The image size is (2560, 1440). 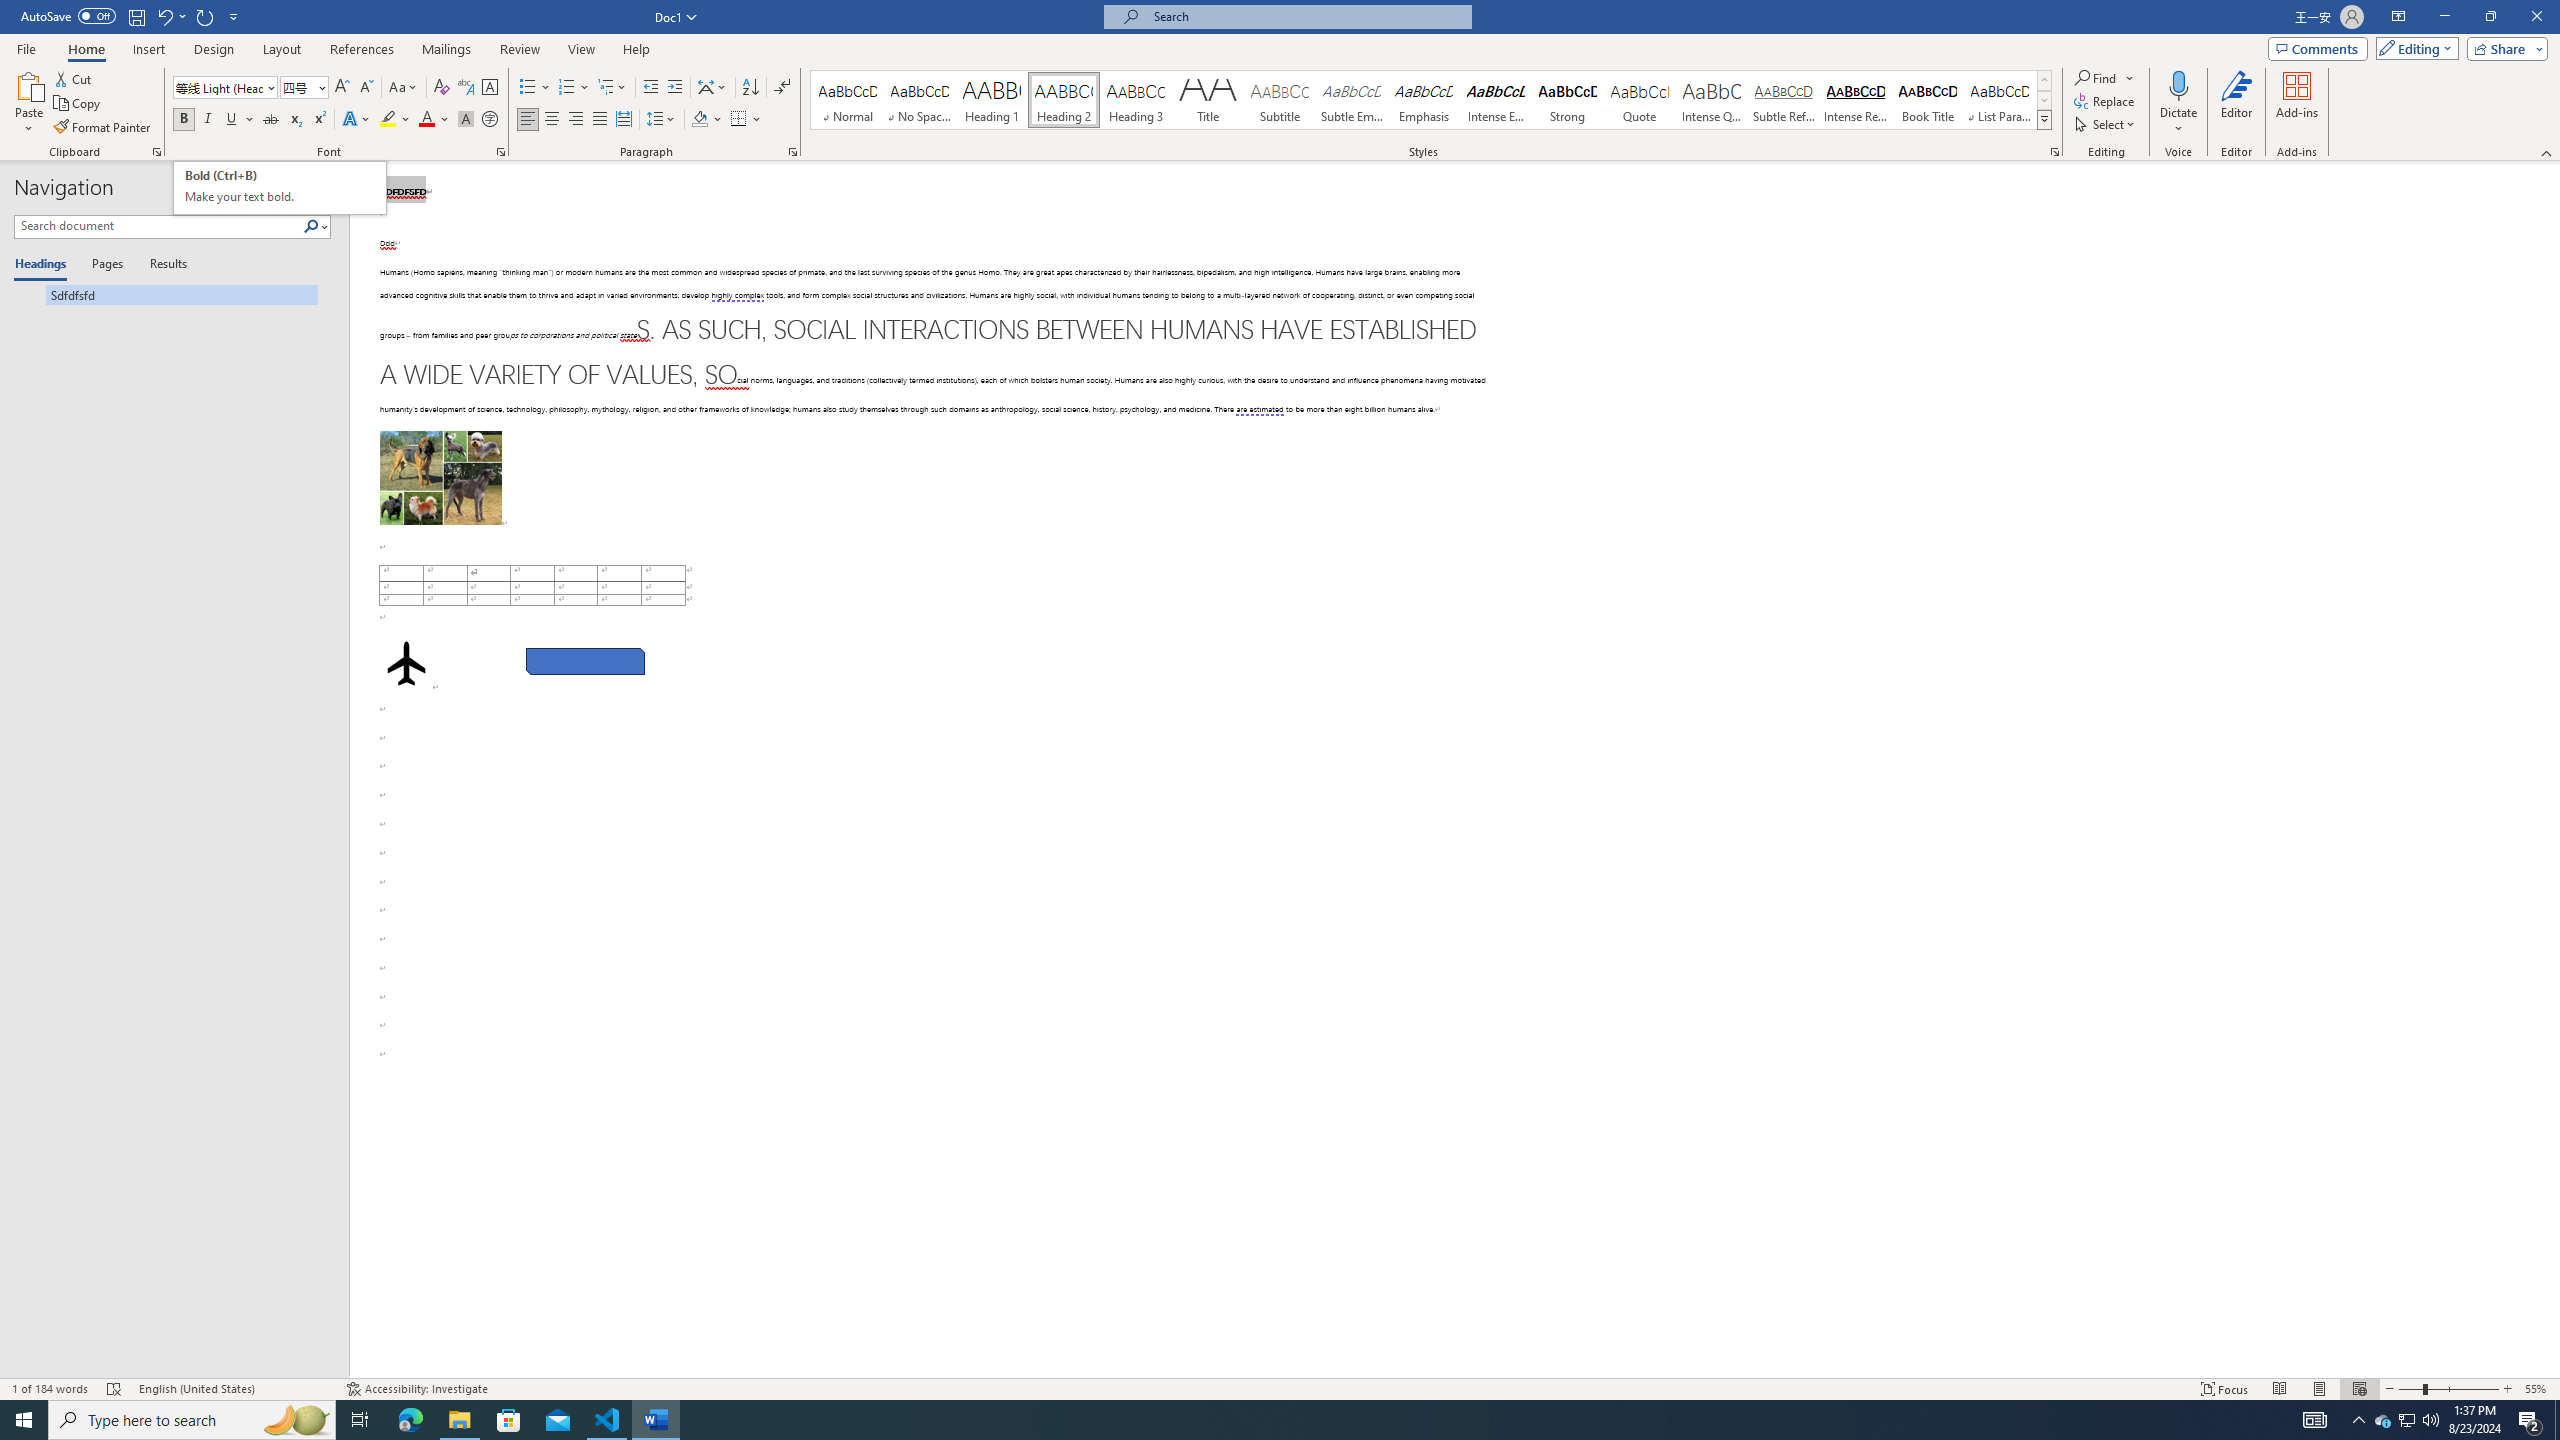 What do you see at coordinates (114, 1389) in the screenshot?
I see `'Spelling and Grammar Check Errors'` at bounding box center [114, 1389].